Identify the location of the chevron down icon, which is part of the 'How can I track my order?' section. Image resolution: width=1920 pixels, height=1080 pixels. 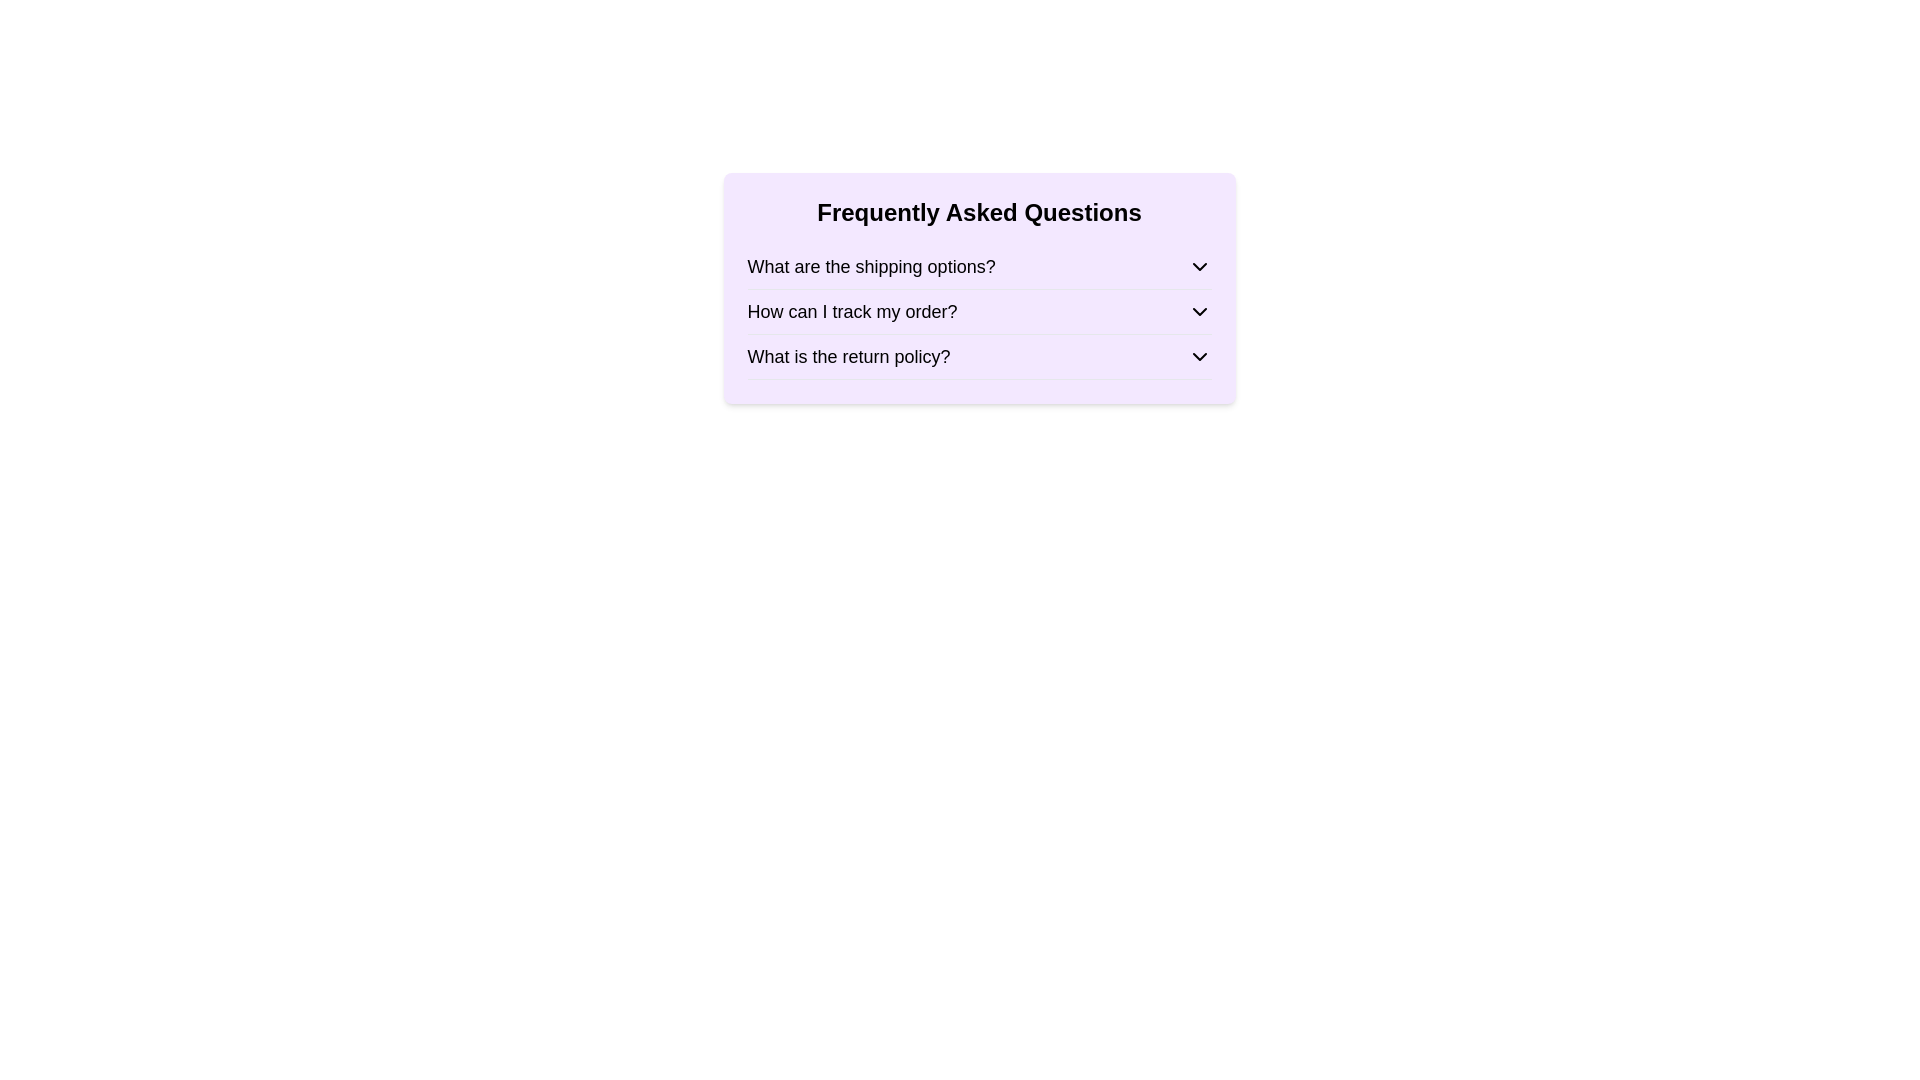
(1199, 312).